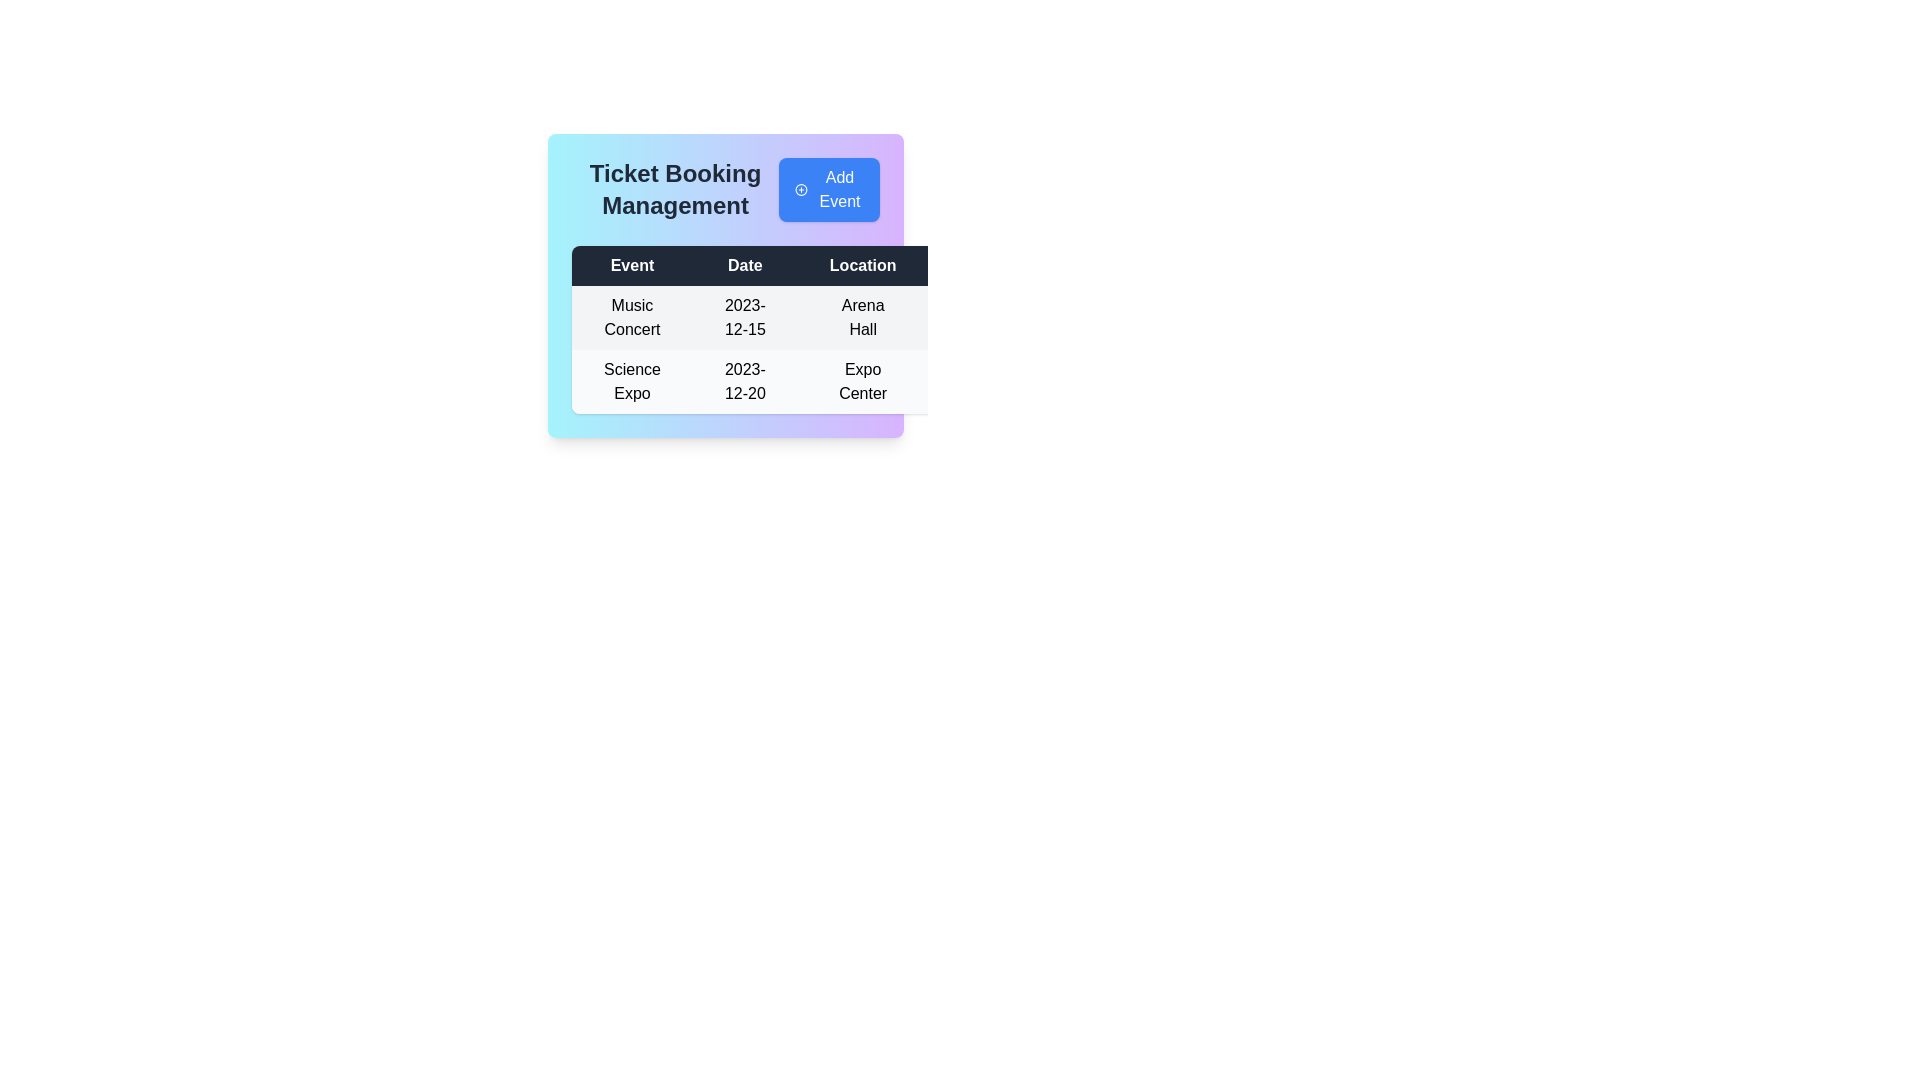 The height and width of the screenshot is (1080, 1920). What do you see at coordinates (863, 265) in the screenshot?
I see `the 'Location' text label, which is the third header from the left in a row of five, styled with a dark background and white text, located near the top of the table` at bounding box center [863, 265].